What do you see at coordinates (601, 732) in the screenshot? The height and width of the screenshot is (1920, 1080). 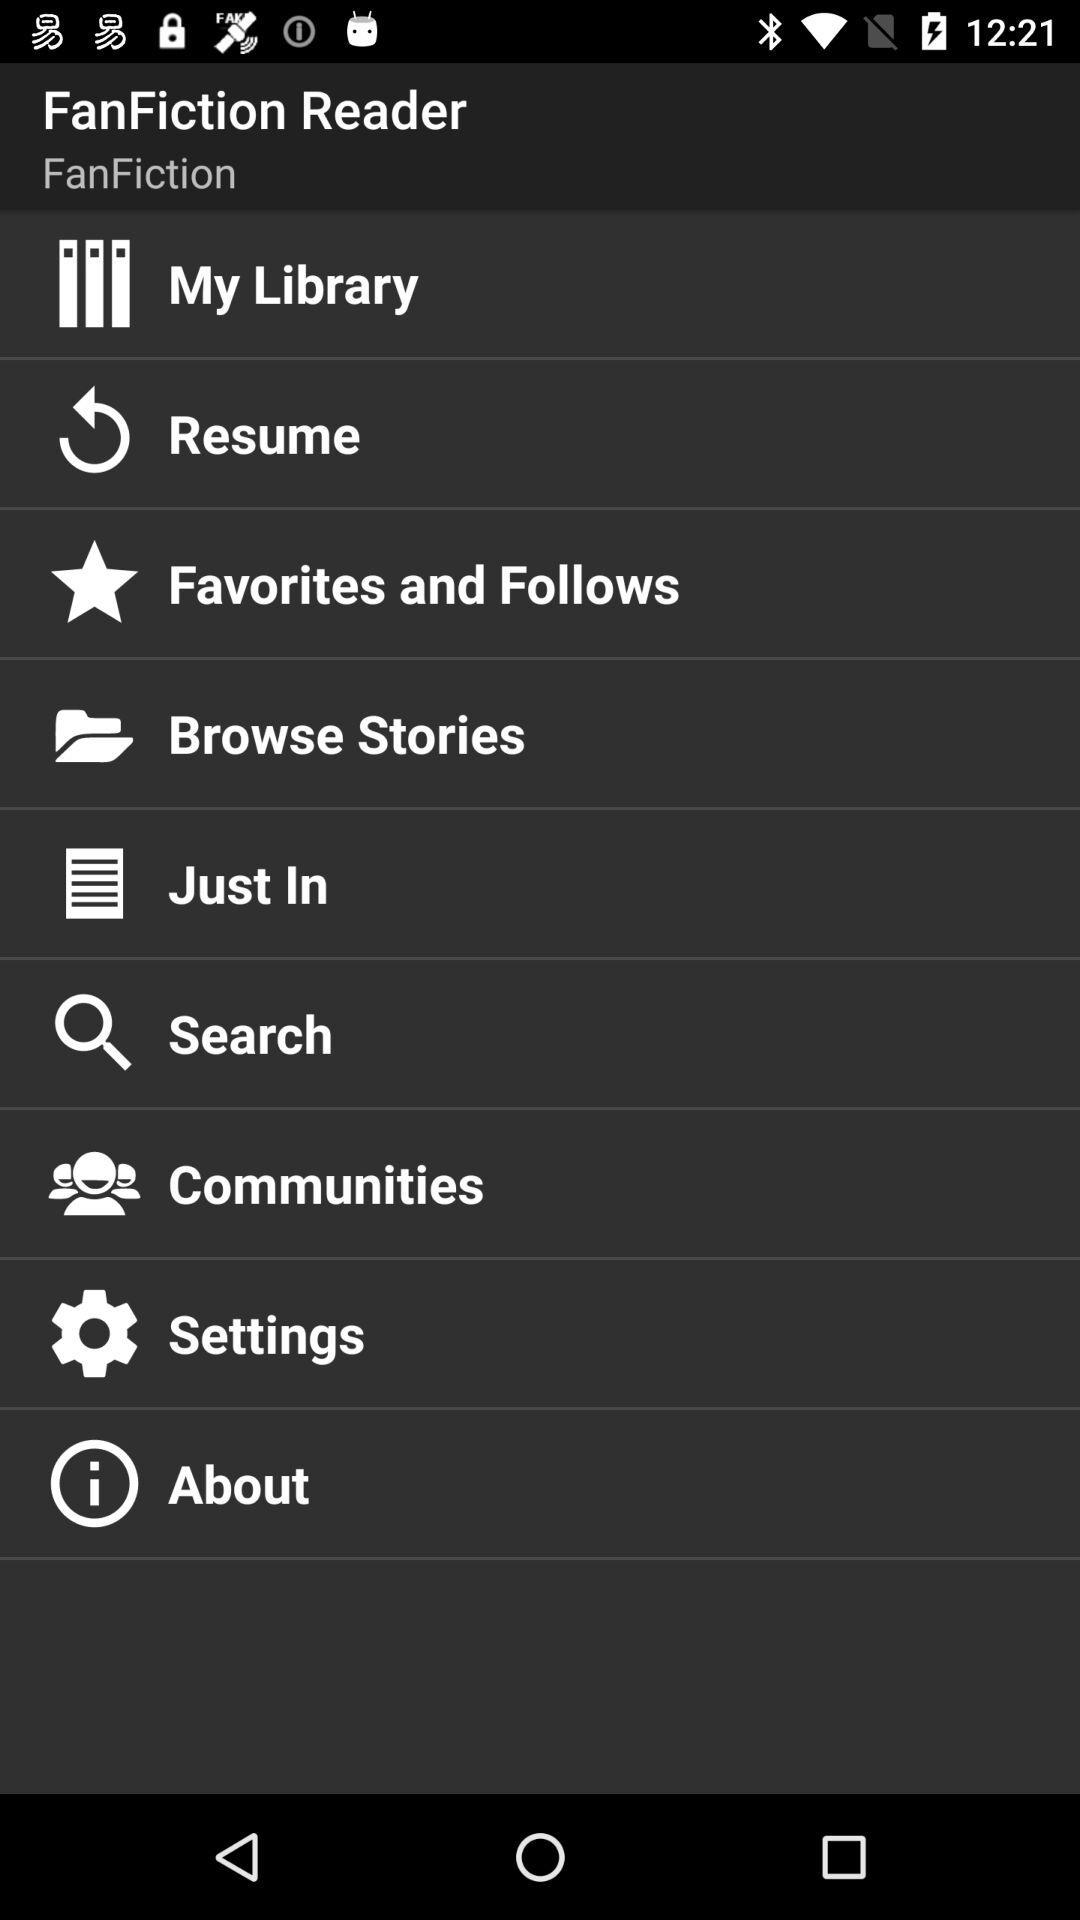 I see `browse stories item` at bounding box center [601, 732].